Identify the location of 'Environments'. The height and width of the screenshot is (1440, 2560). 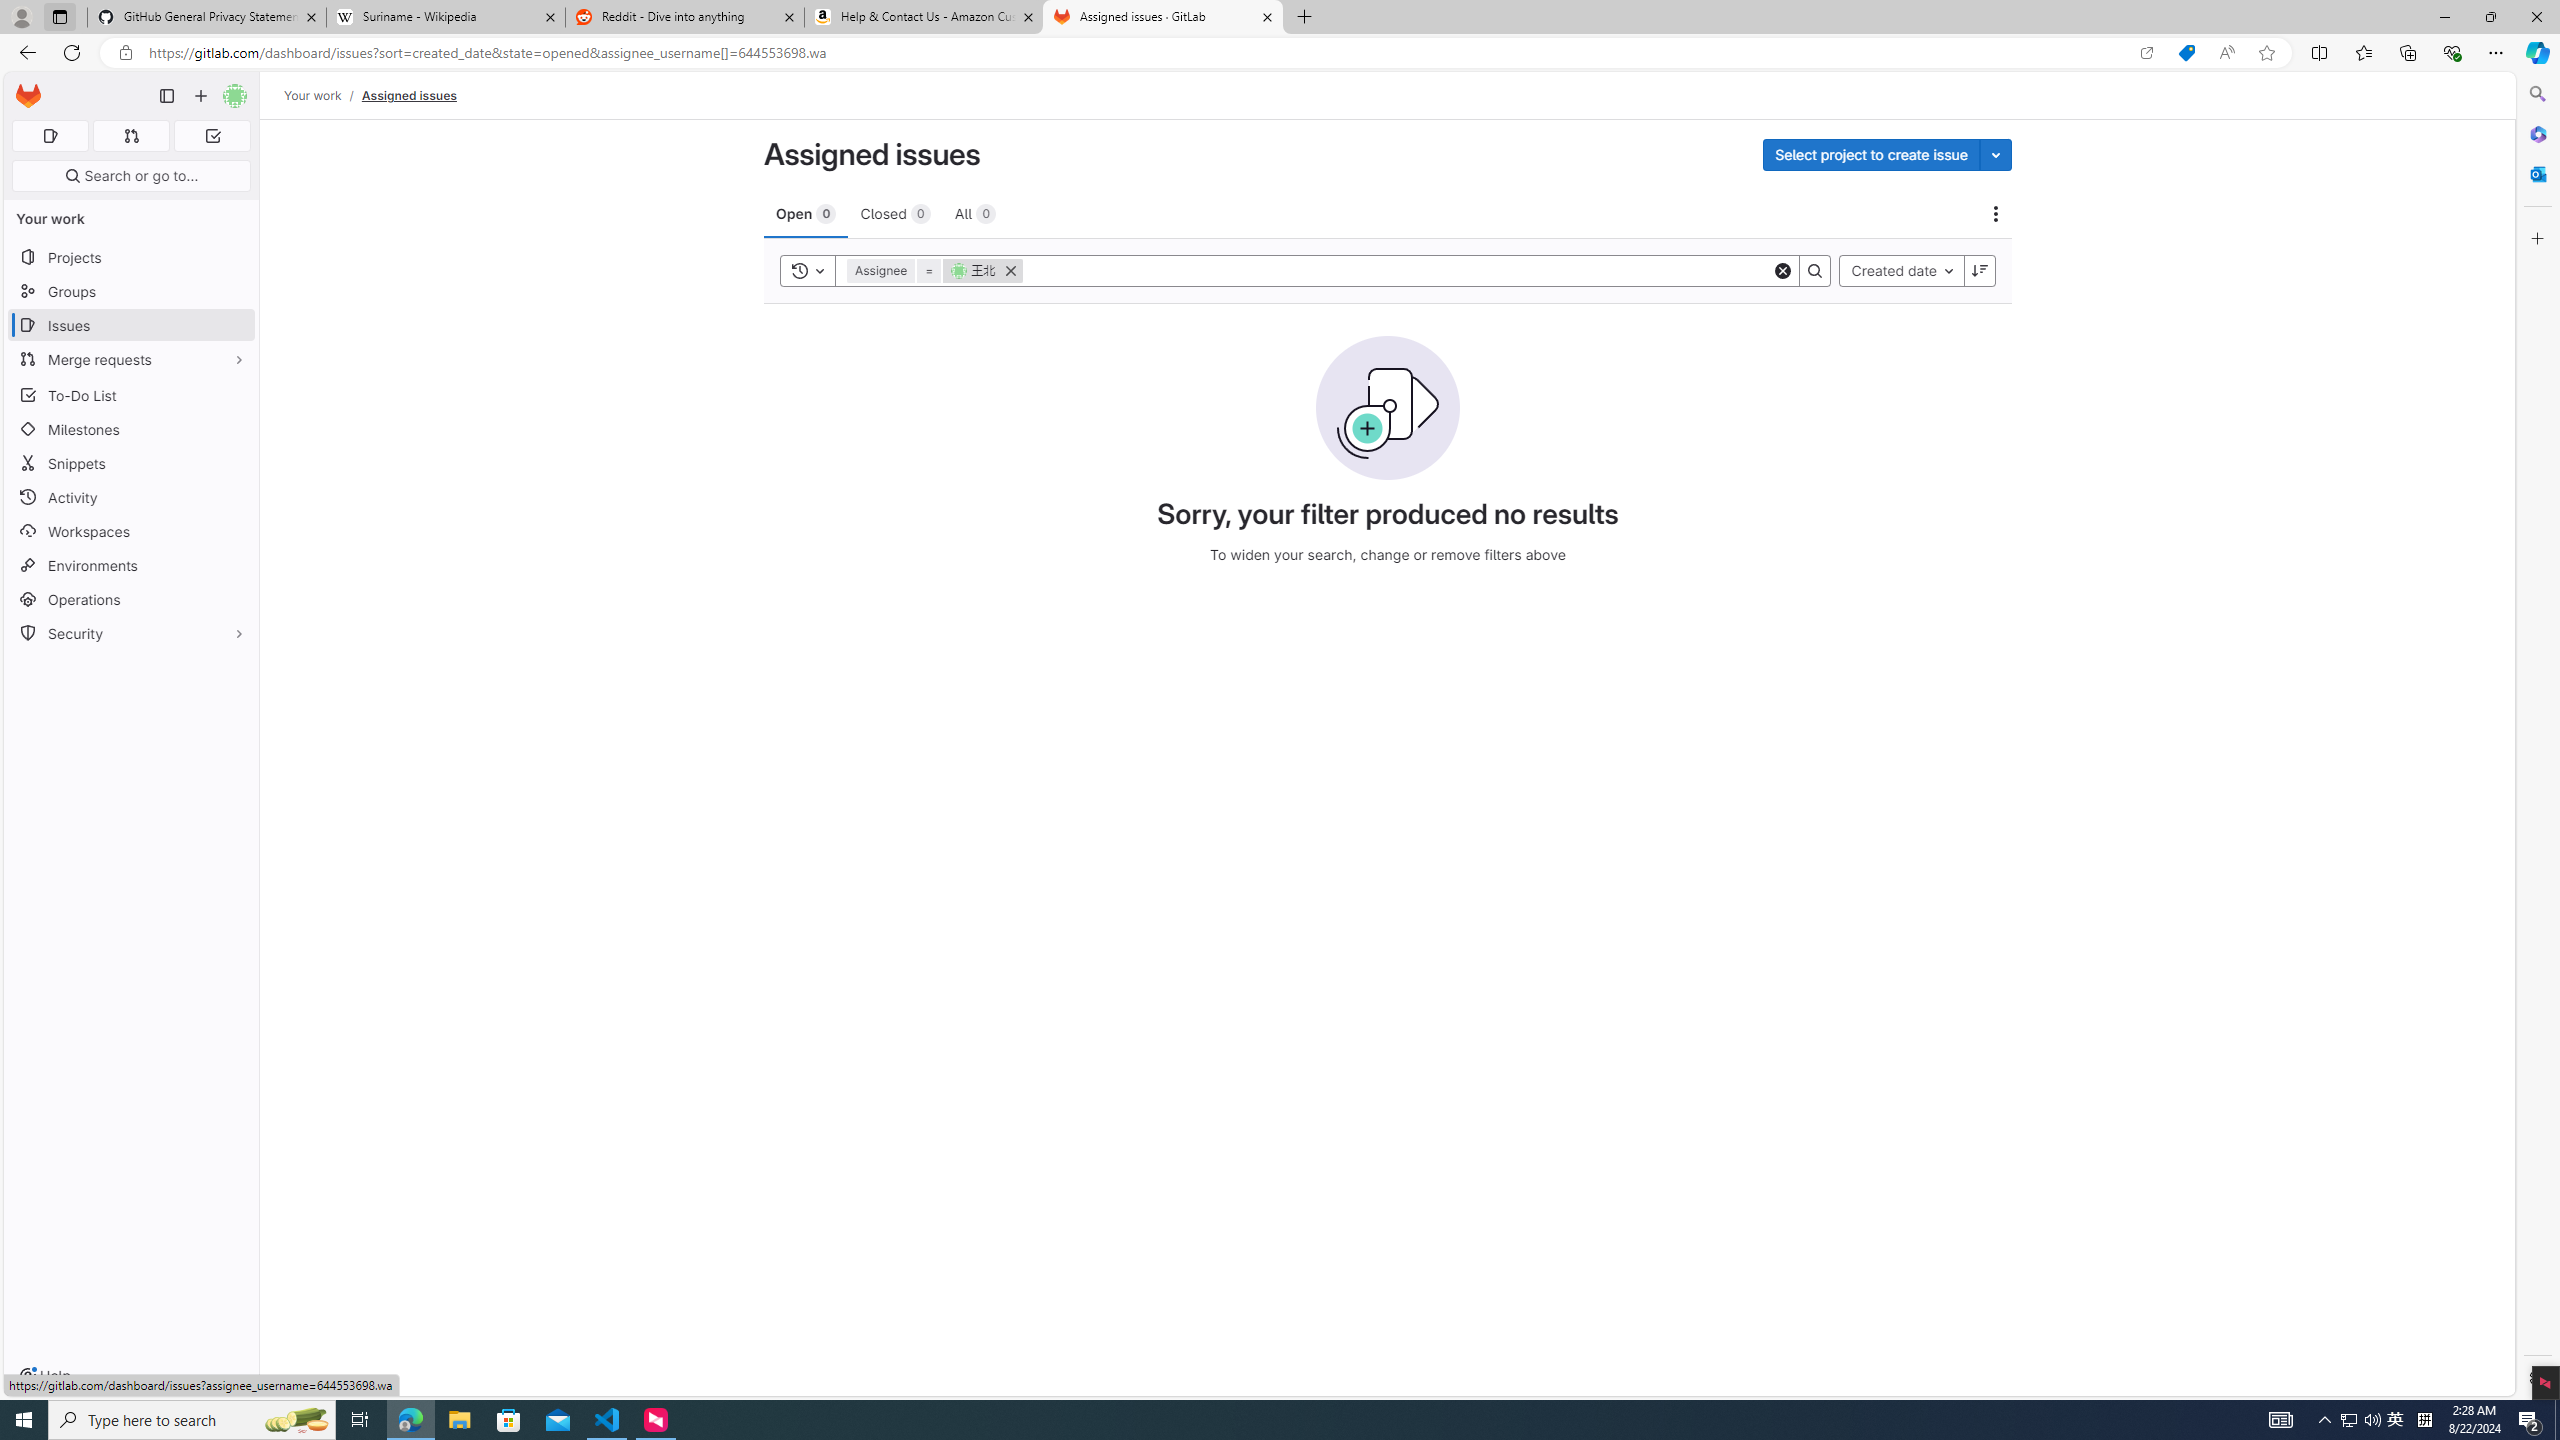
(130, 564).